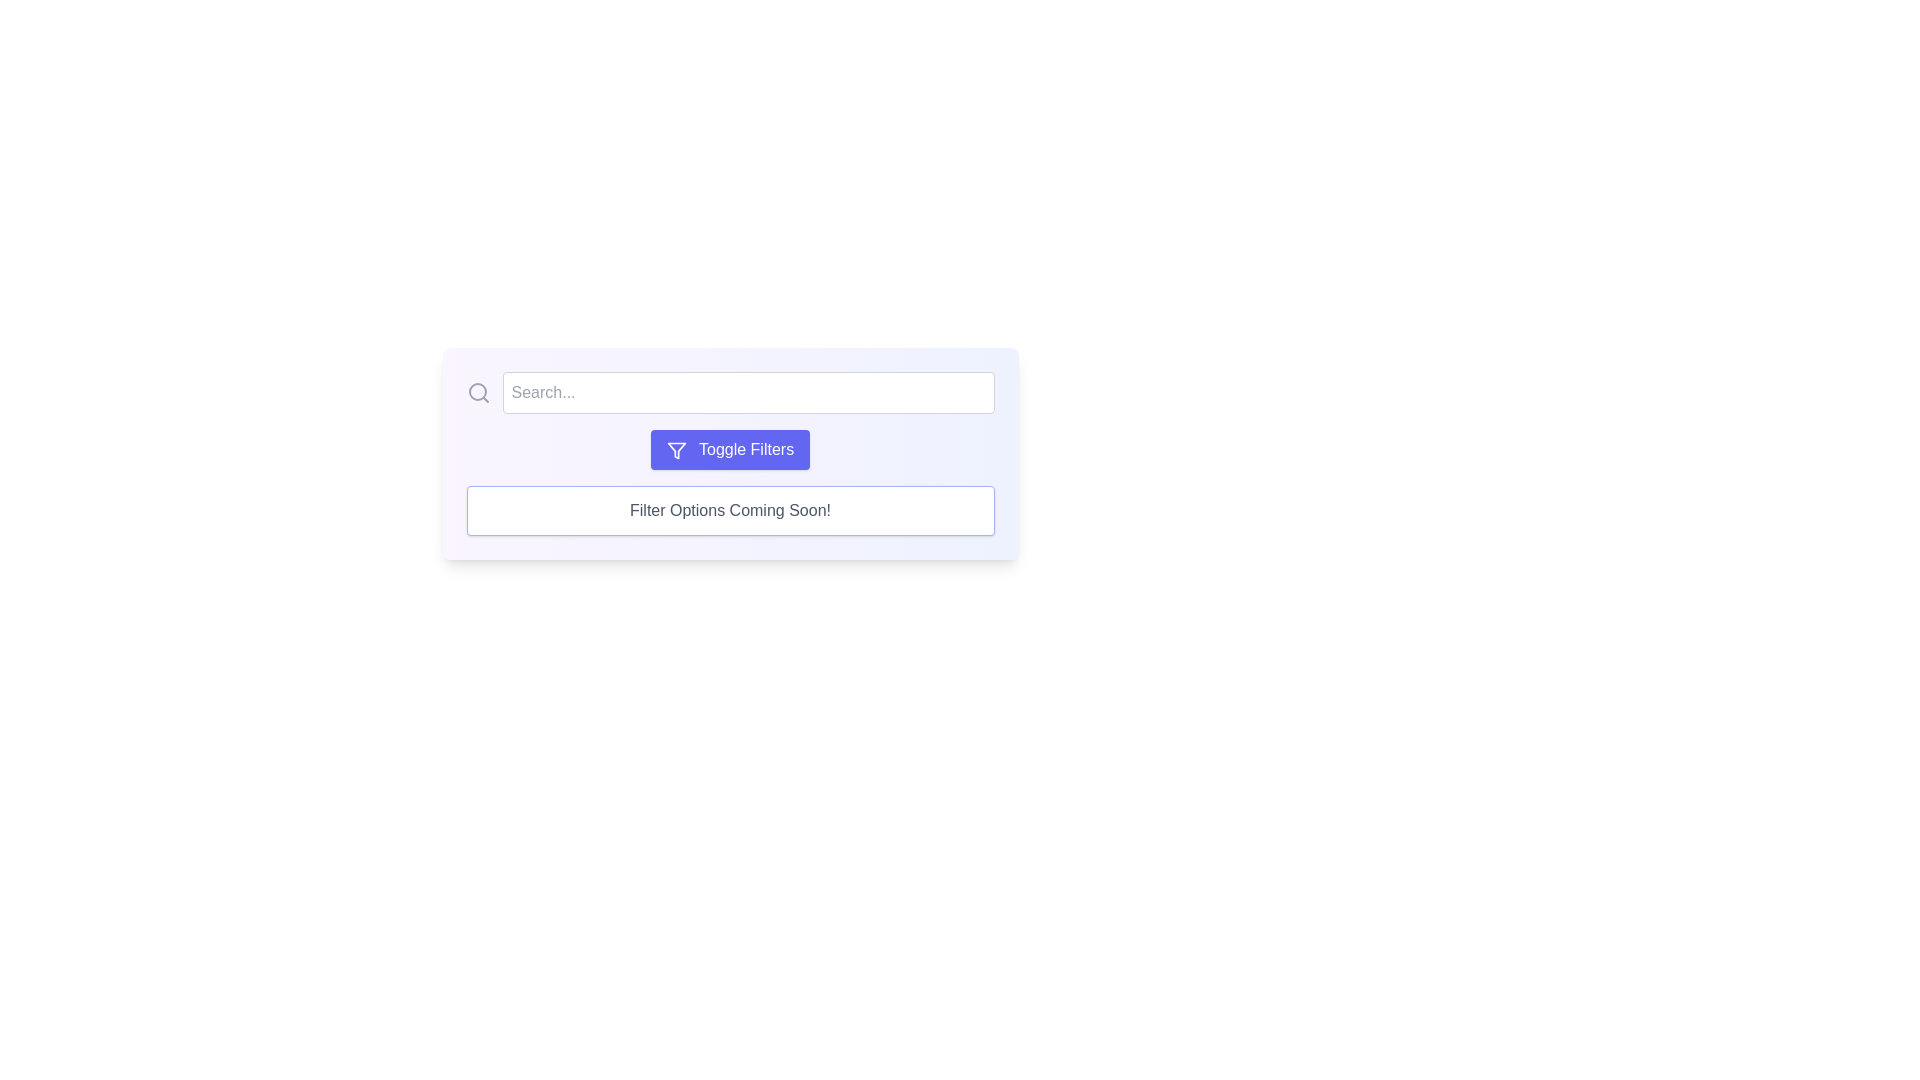  What do you see at coordinates (729, 509) in the screenshot?
I see `the informational Text Box that notifies the user about future filter options, located below the 'Toggle Filters' button` at bounding box center [729, 509].